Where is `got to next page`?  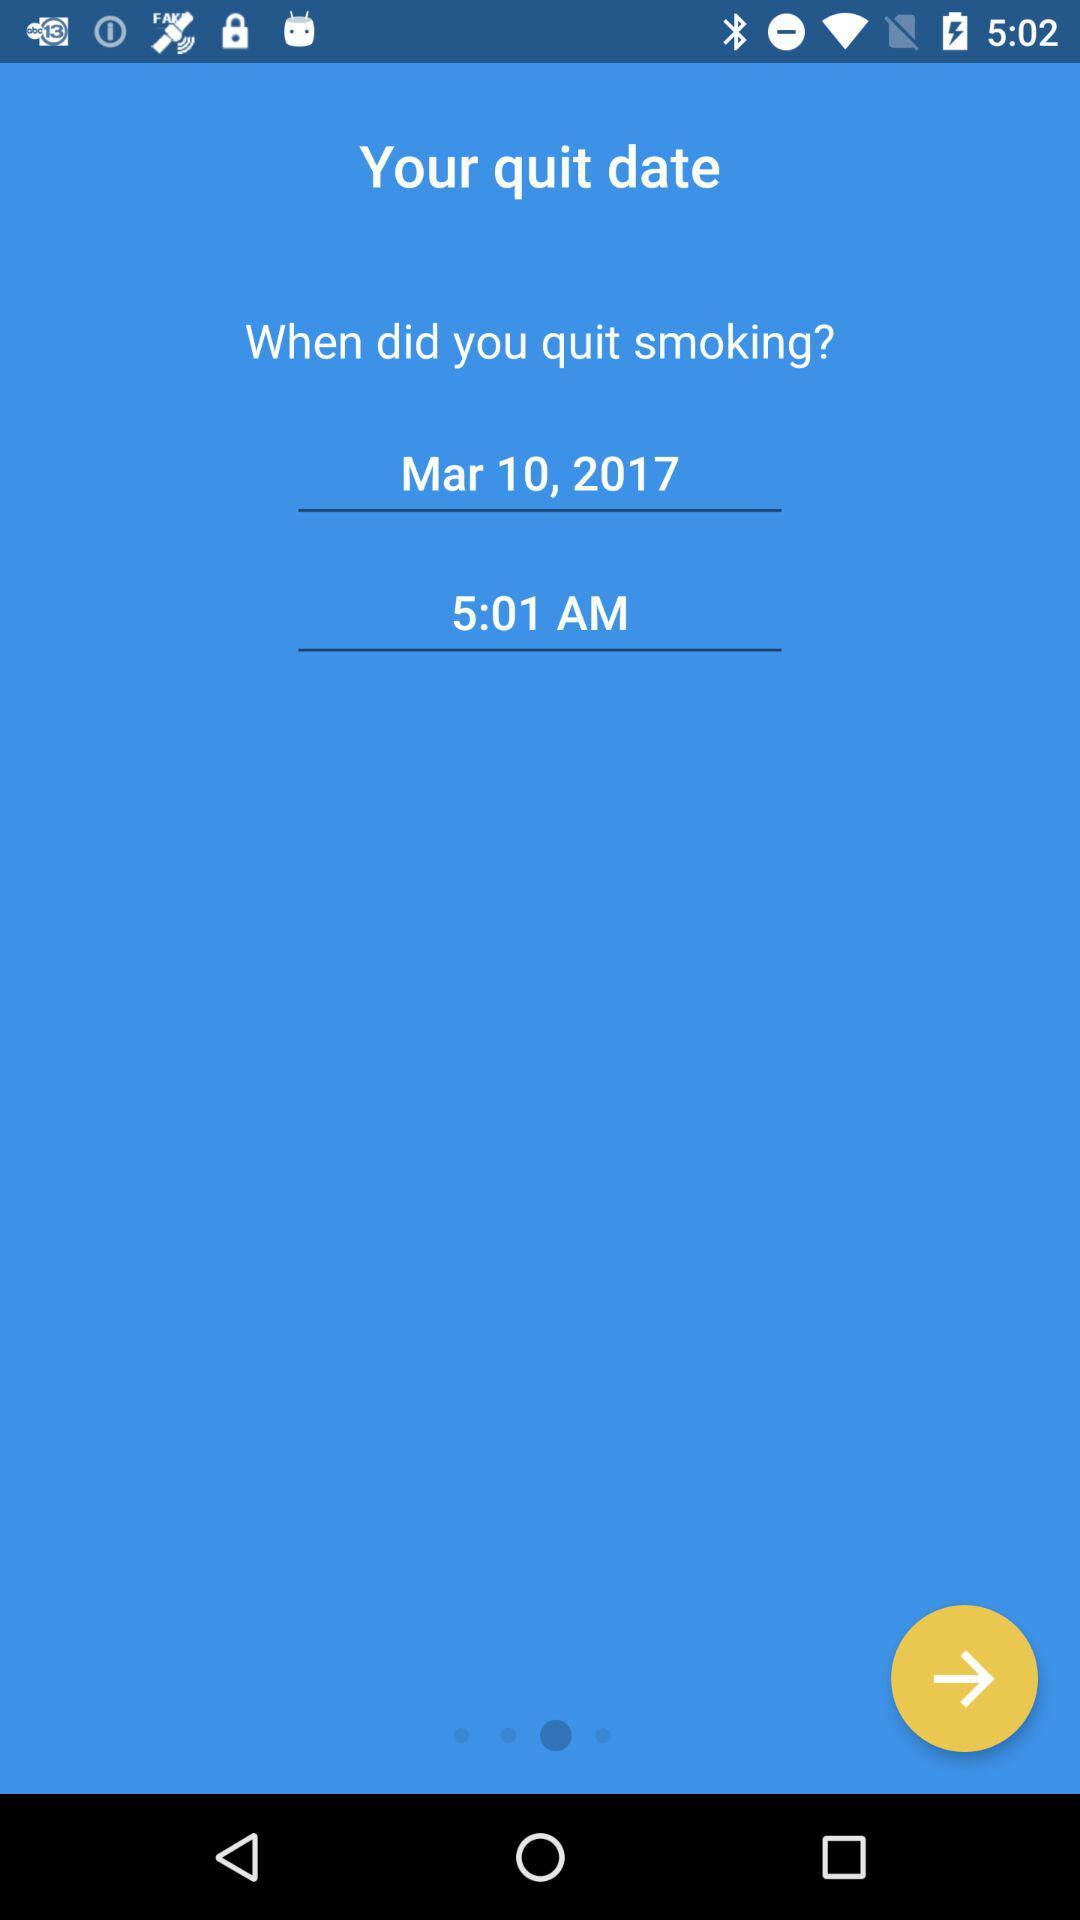 got to next page is located at coordinates (963, 1678).